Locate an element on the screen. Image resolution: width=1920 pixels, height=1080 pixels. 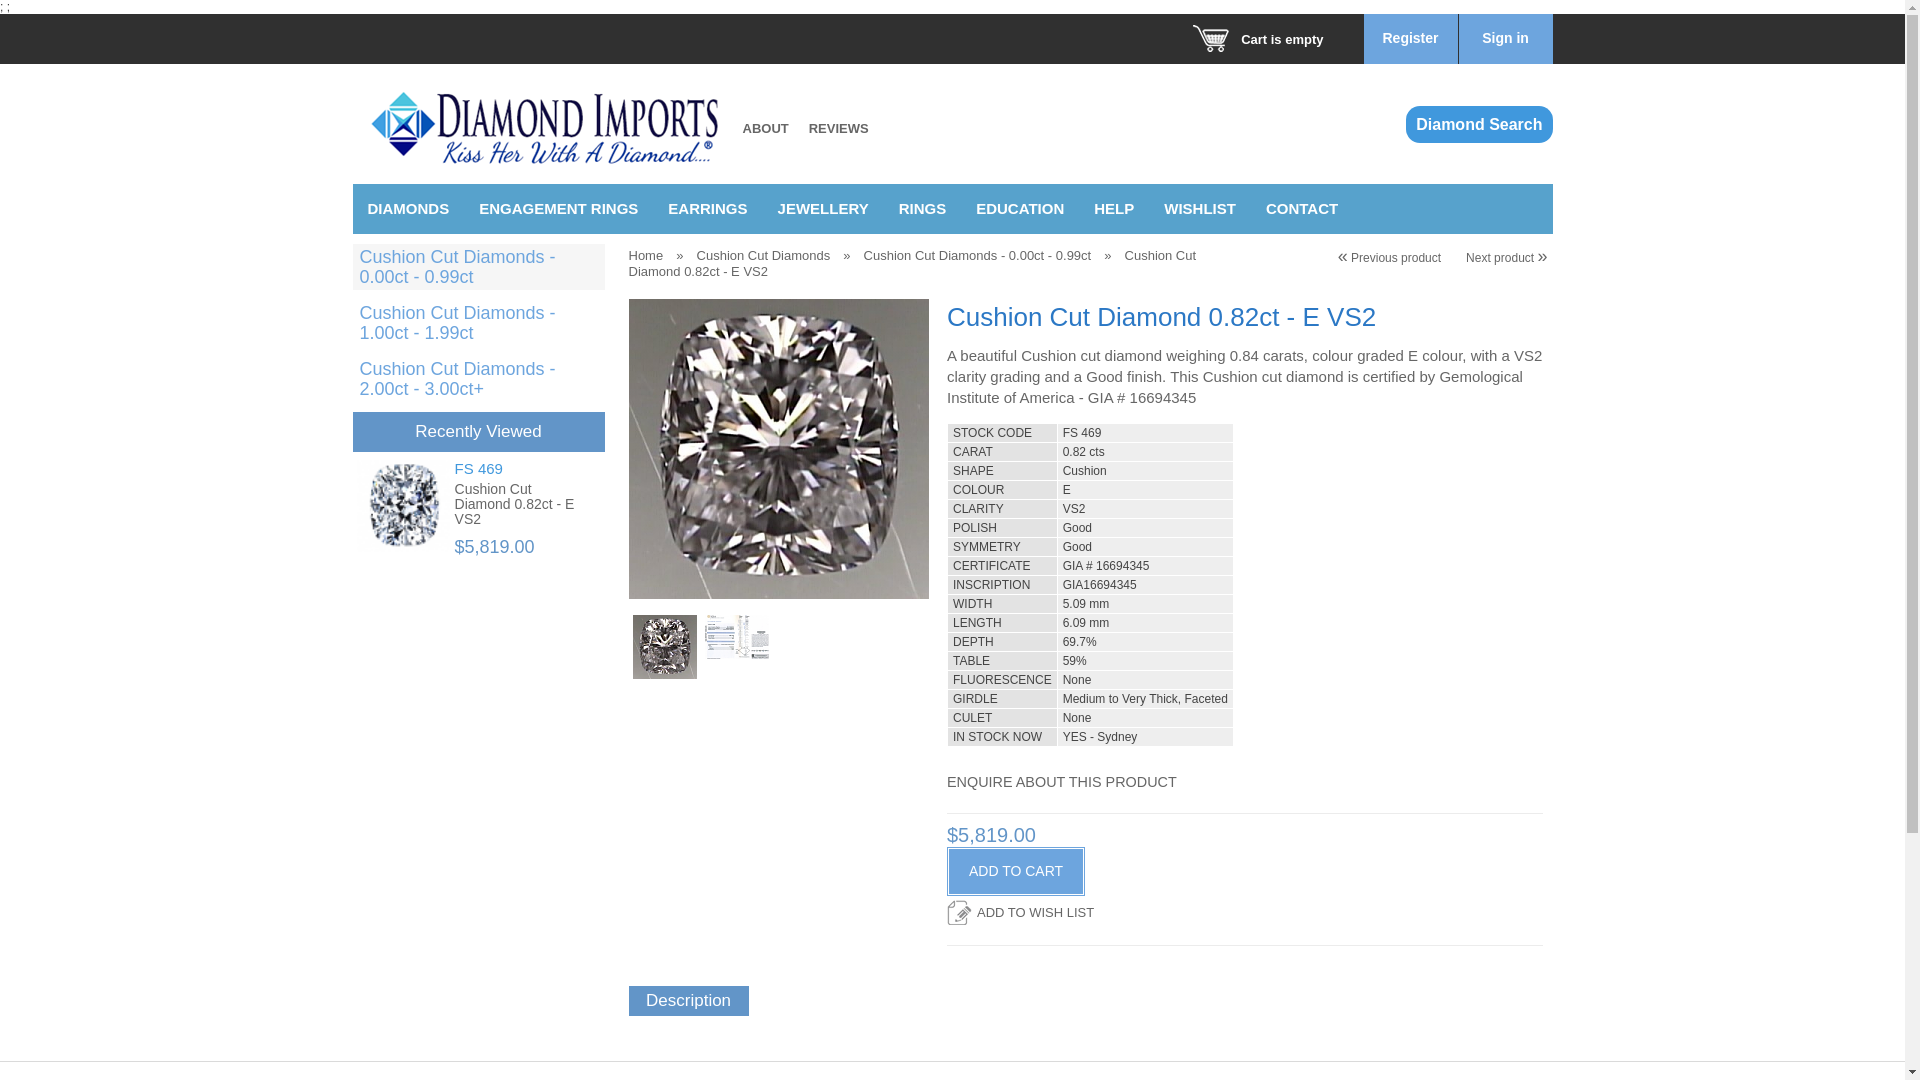
'Cushion Cut Diamonds - 0.00ct - 0.99ct' is located at coordinates (456, 265).